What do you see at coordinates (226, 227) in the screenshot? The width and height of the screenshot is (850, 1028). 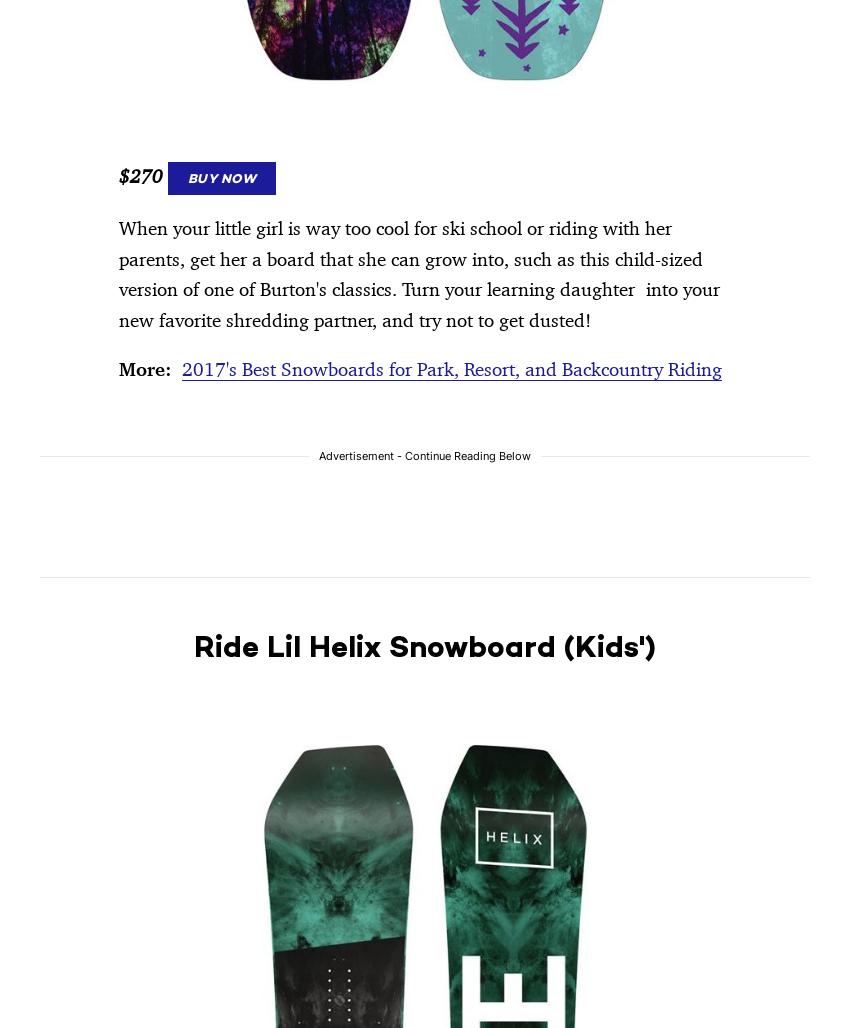 I see `'CA Notice at Collection'` at bounding box center [226, 227].